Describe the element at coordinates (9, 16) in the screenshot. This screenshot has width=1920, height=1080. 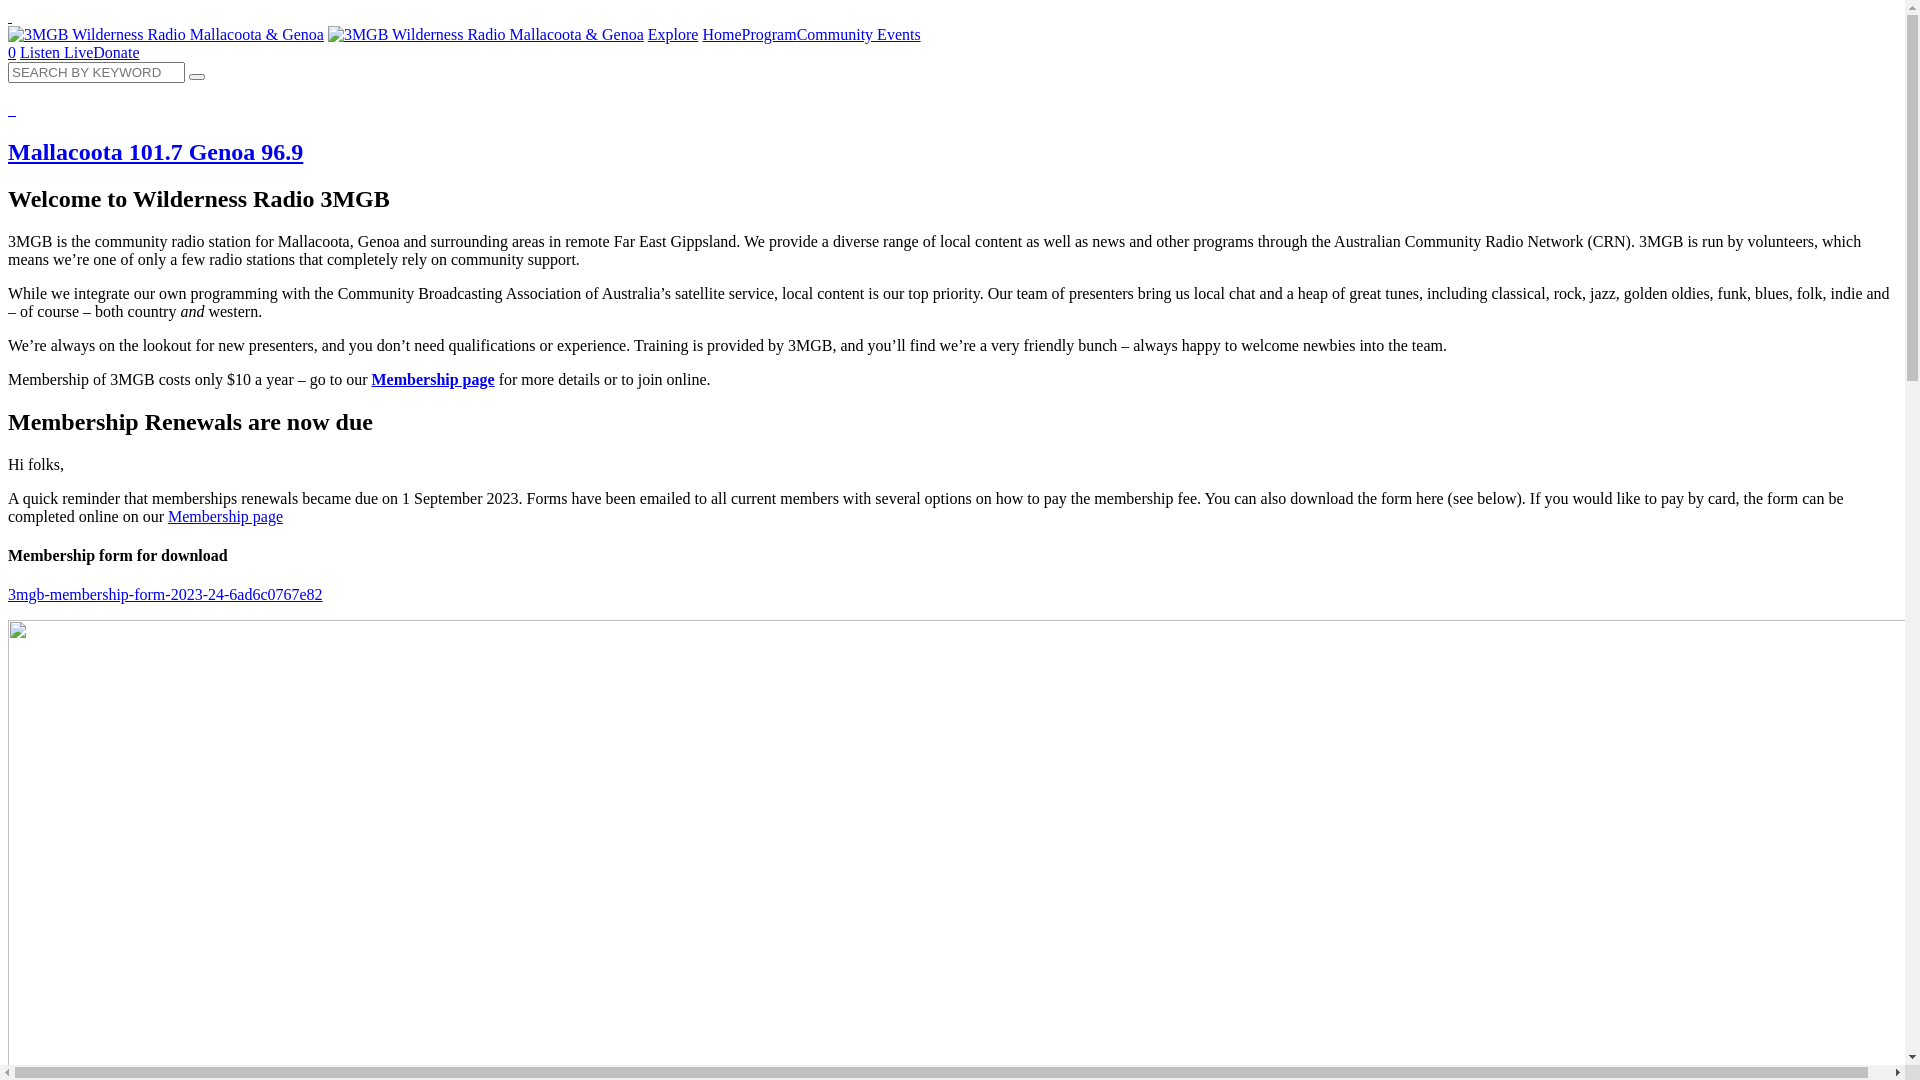
I see `' '` at that location.